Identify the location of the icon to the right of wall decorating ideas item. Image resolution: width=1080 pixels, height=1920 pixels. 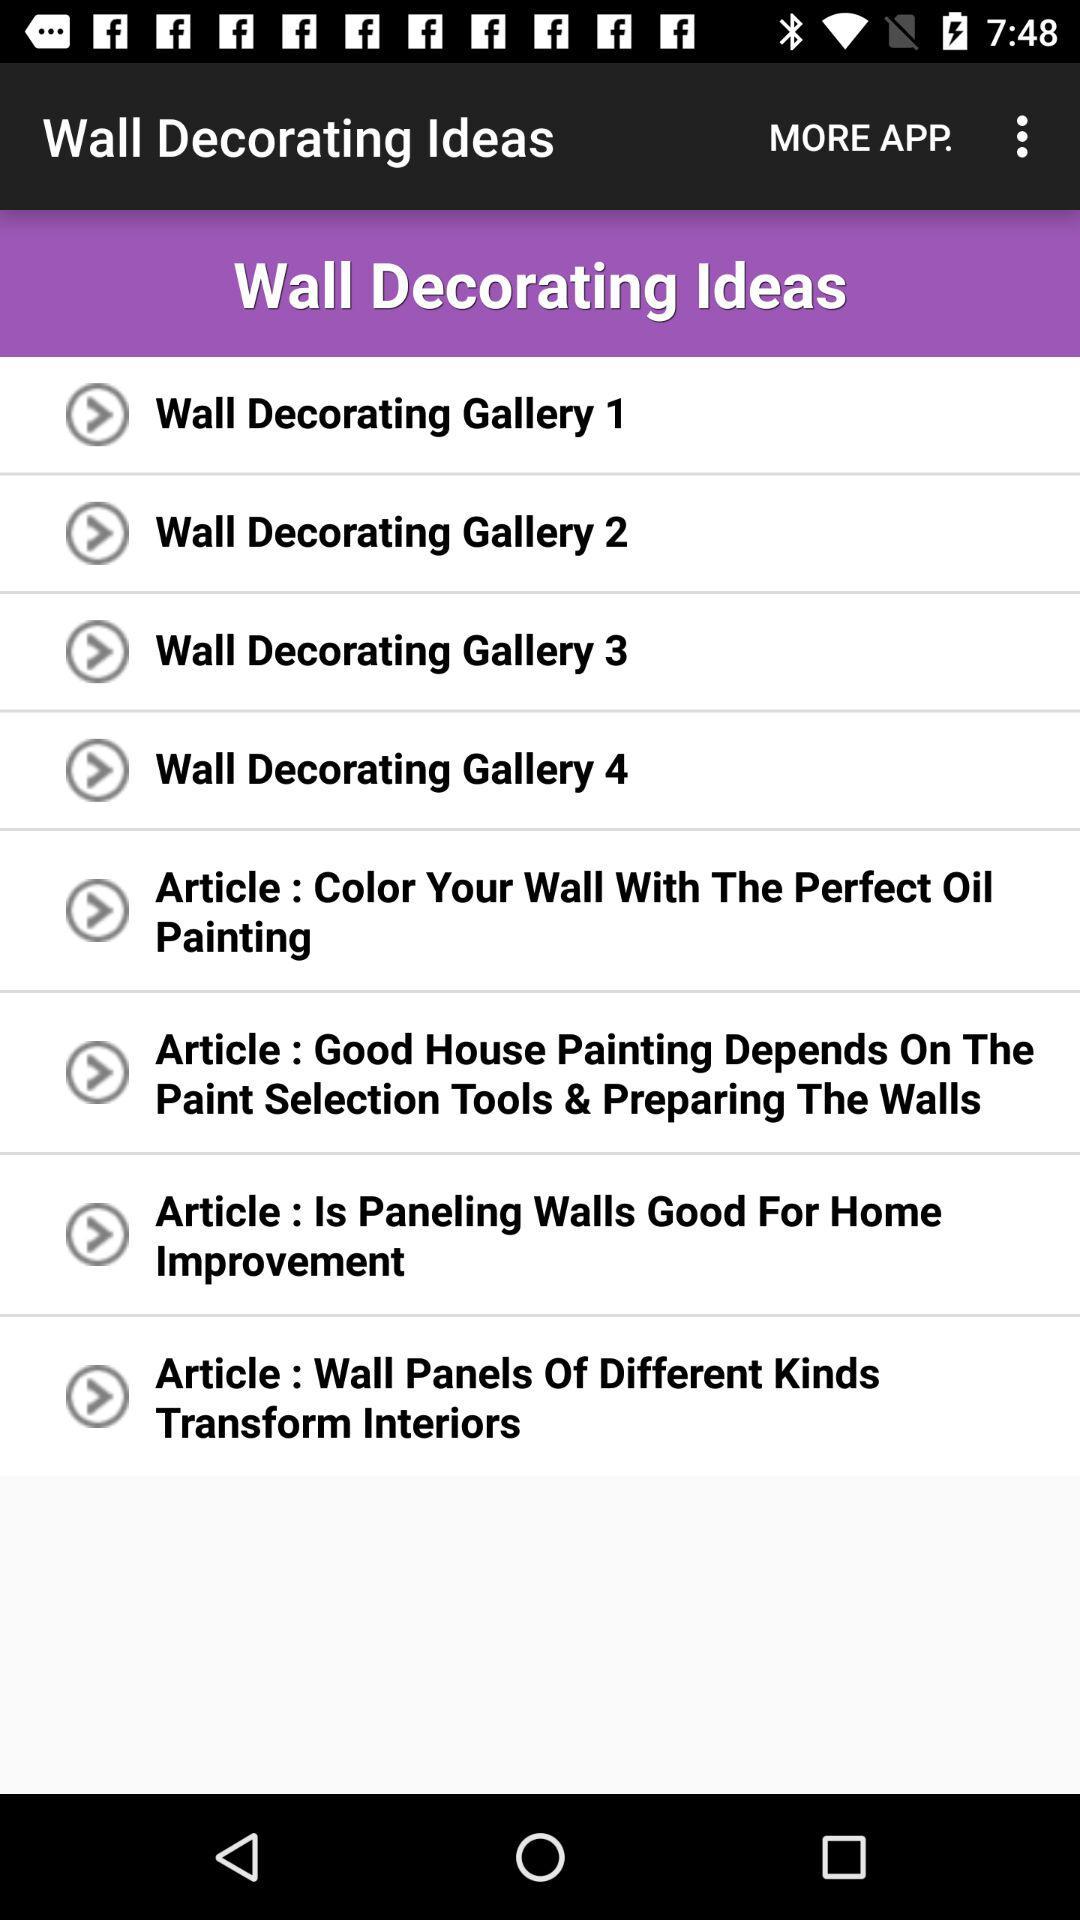
(860, 135).